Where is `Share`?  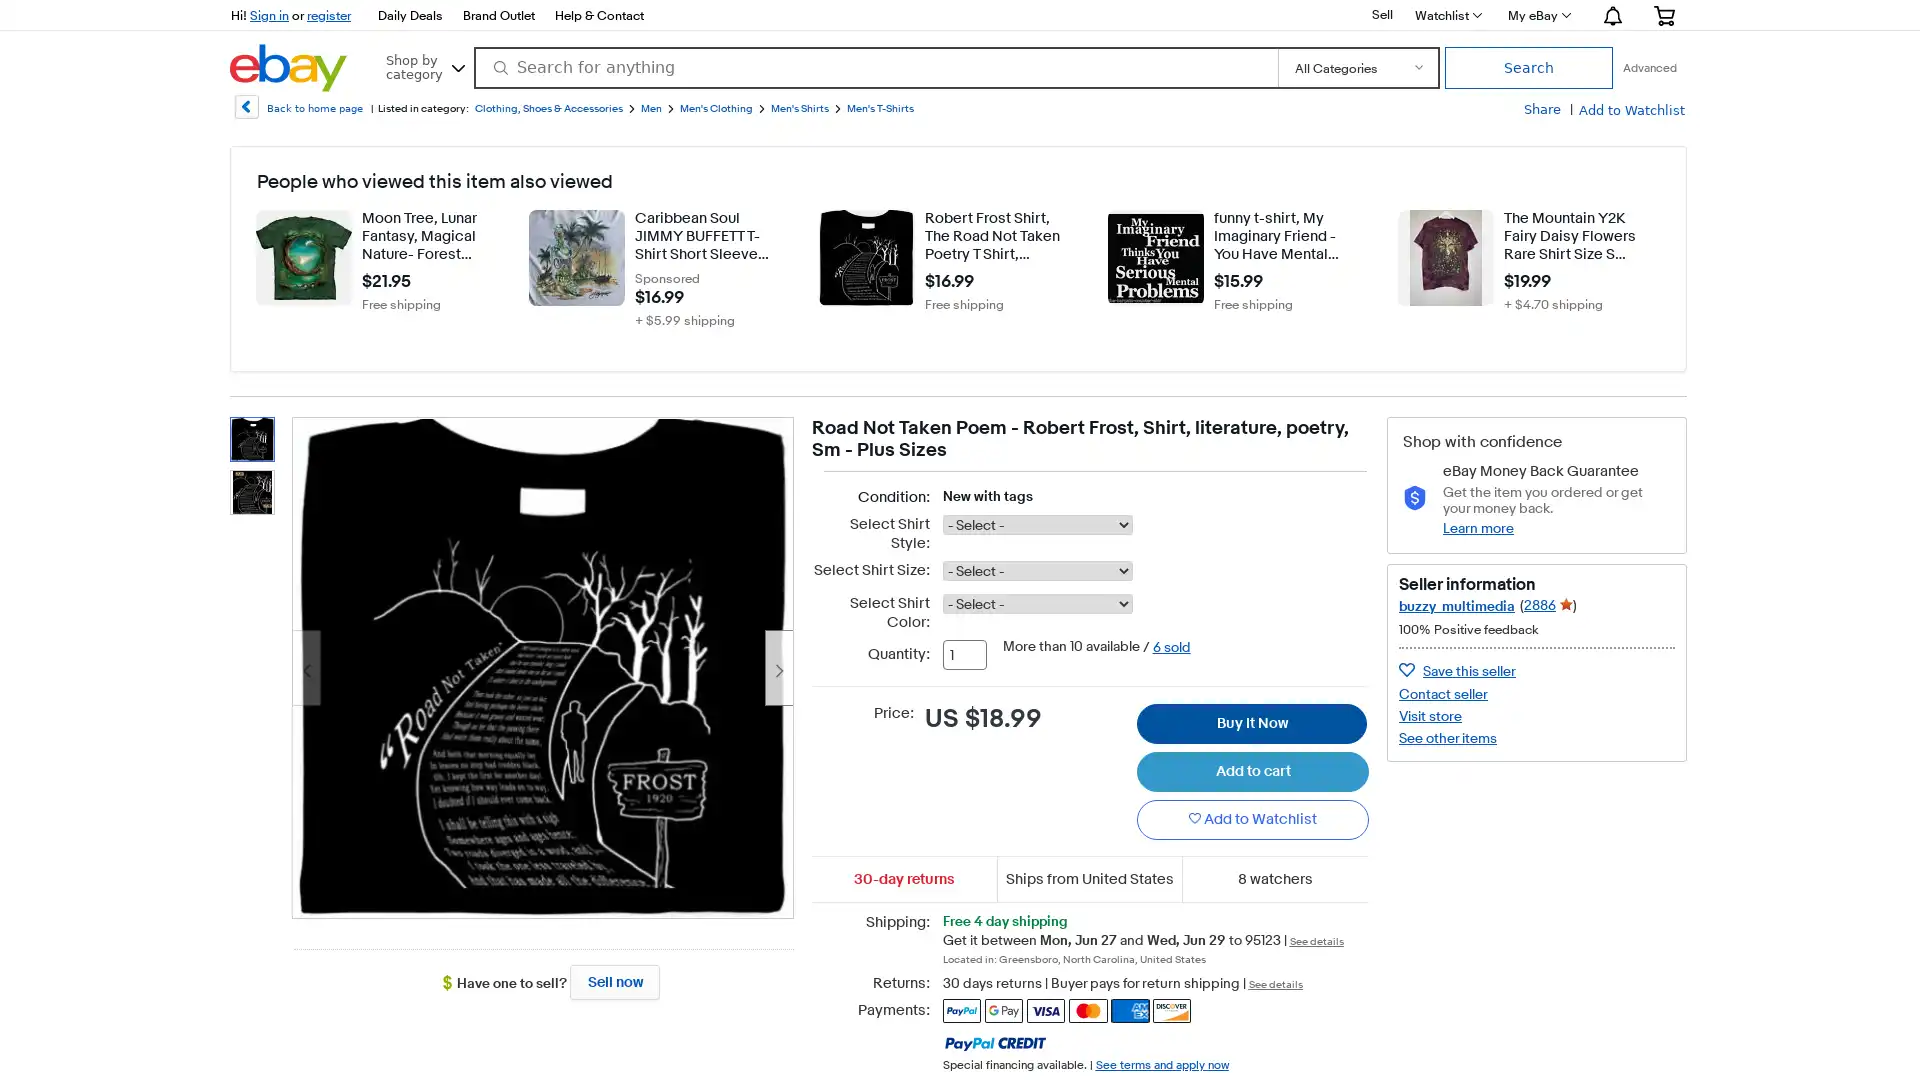 Share is located at coordinates (1541, 109).